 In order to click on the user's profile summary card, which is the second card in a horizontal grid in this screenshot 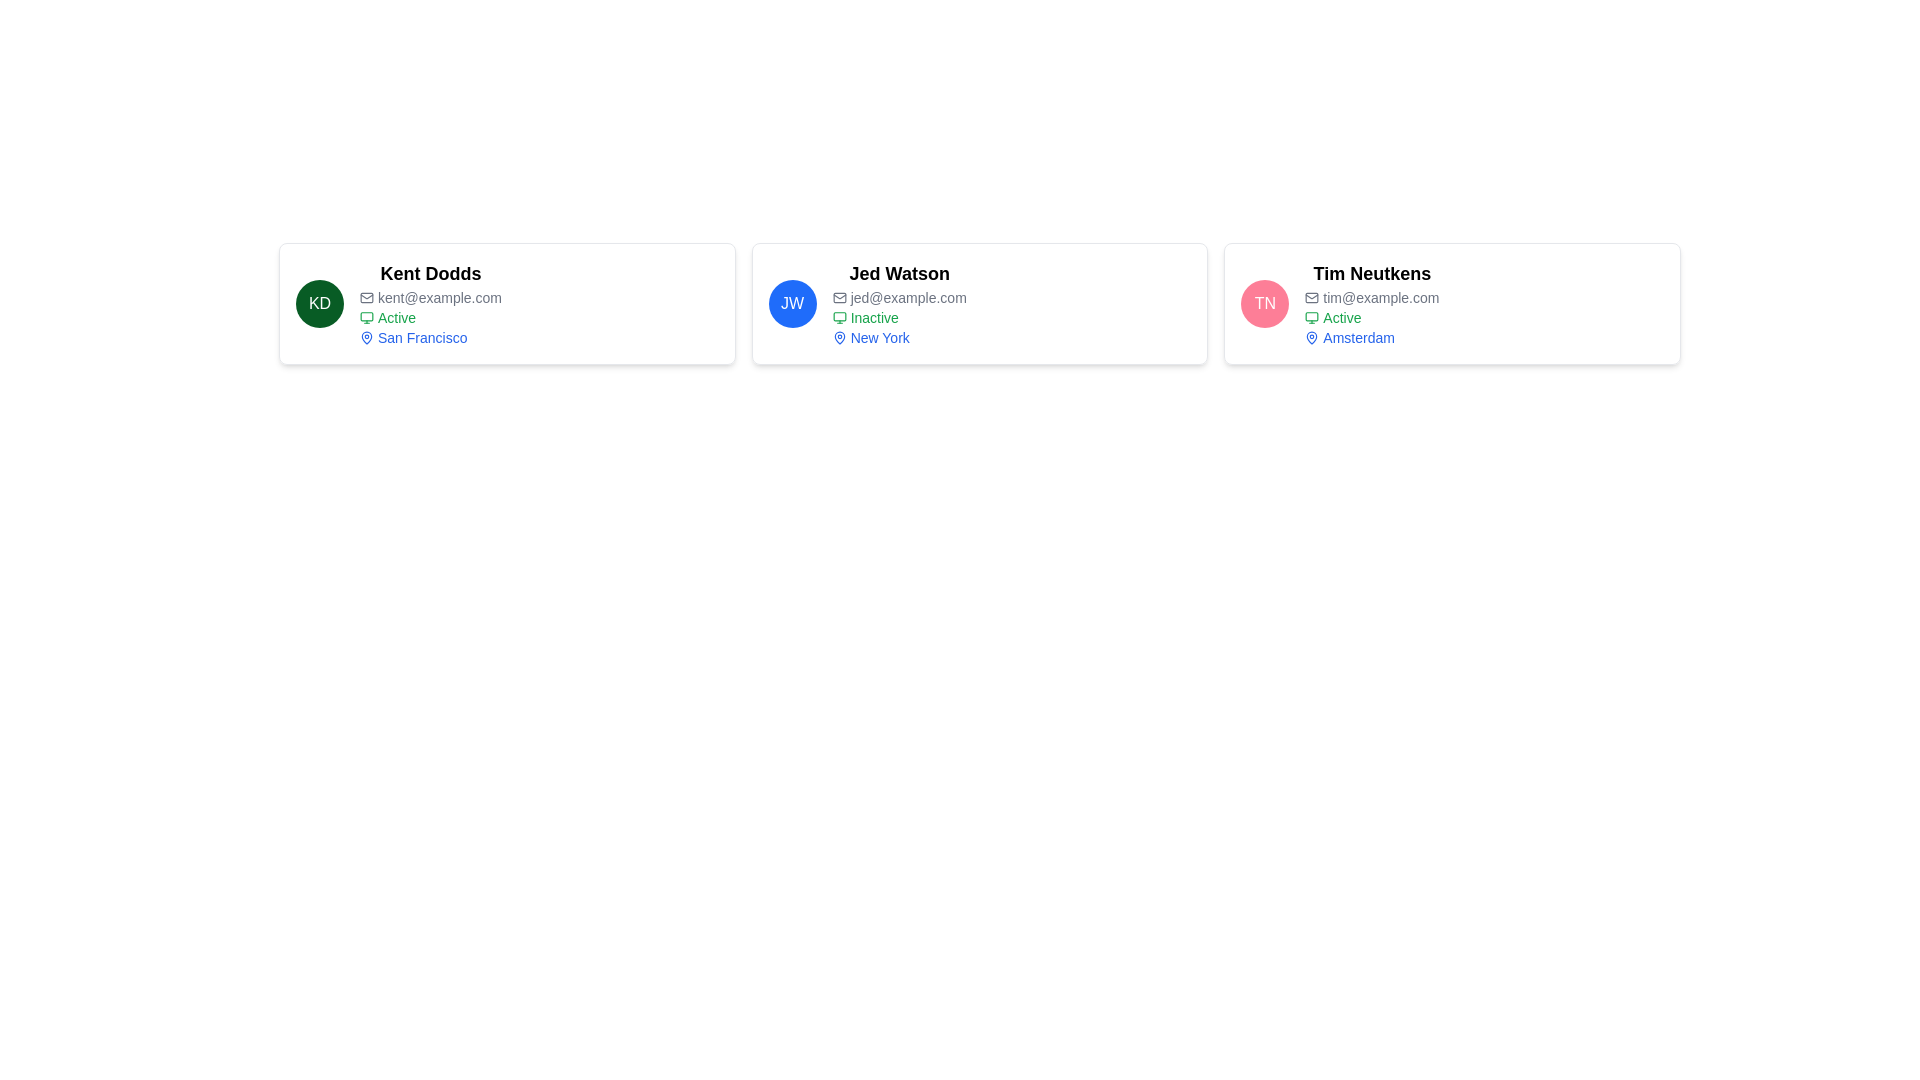, I will do `click(979, 304)`.